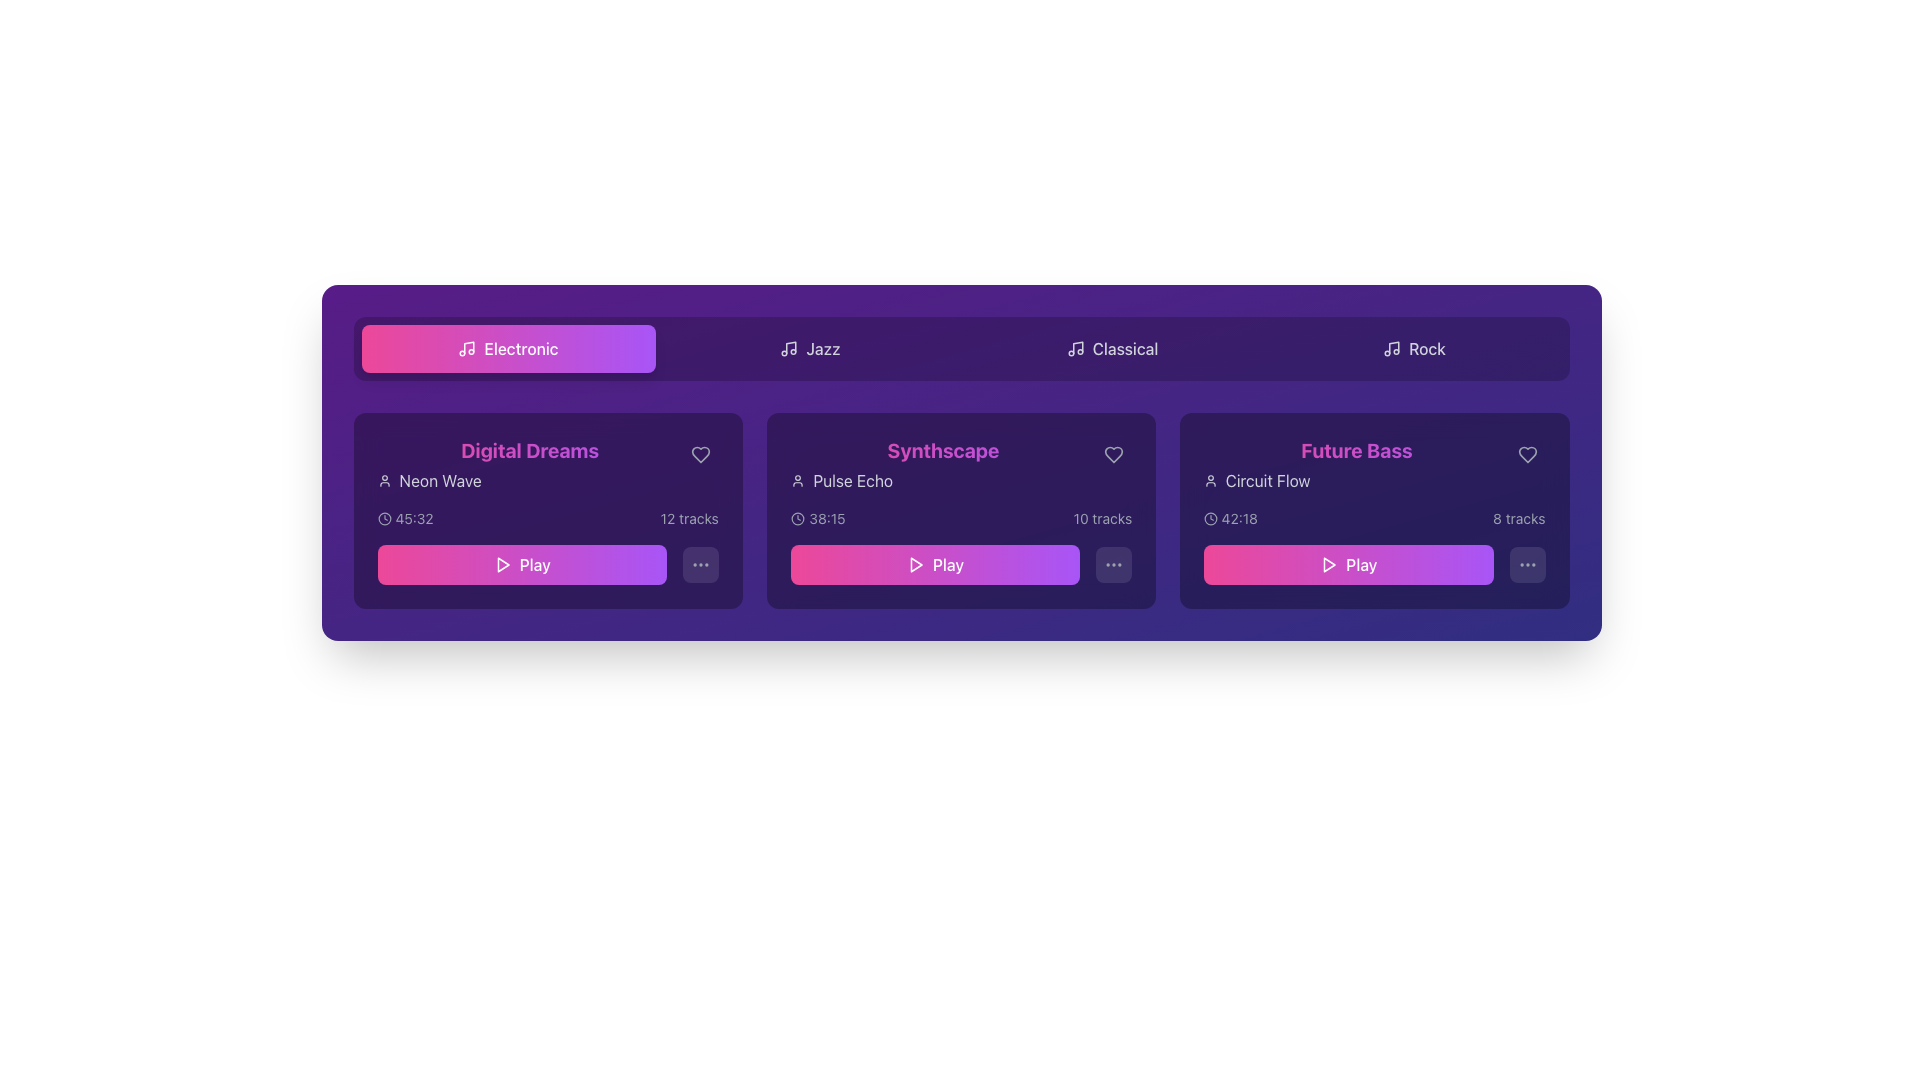 The width and height of the screenshot is (1920, 1080). I want to click on the heart icon indicating favorite functionality located at the top-right corner of the 'Future Bass' card, so click(1526, 455).